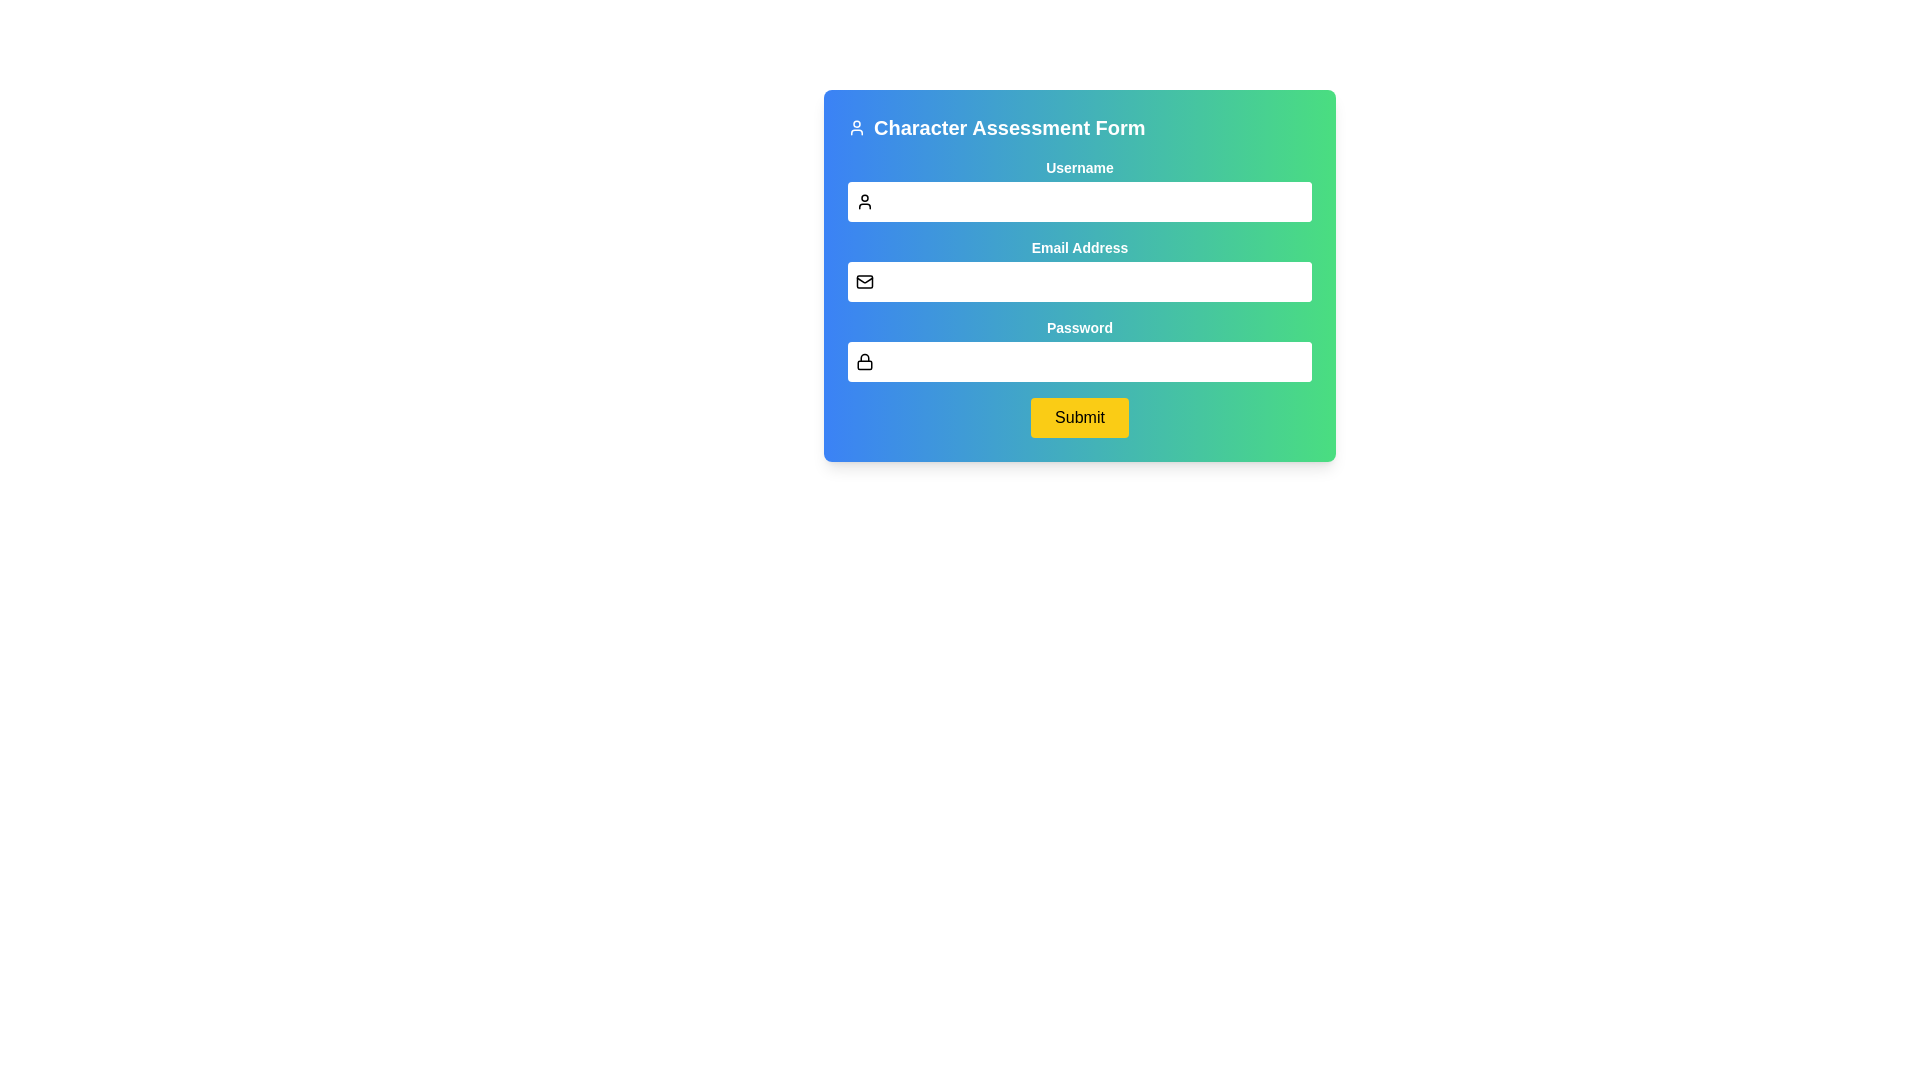  What do you see at coordinates (1079, 326) in the screenshot?
I see `the 'Password' text label, which is a bold, larger font label positioned above the password input field in a vertically stacked form layout` at bounding box center [1079, 326].